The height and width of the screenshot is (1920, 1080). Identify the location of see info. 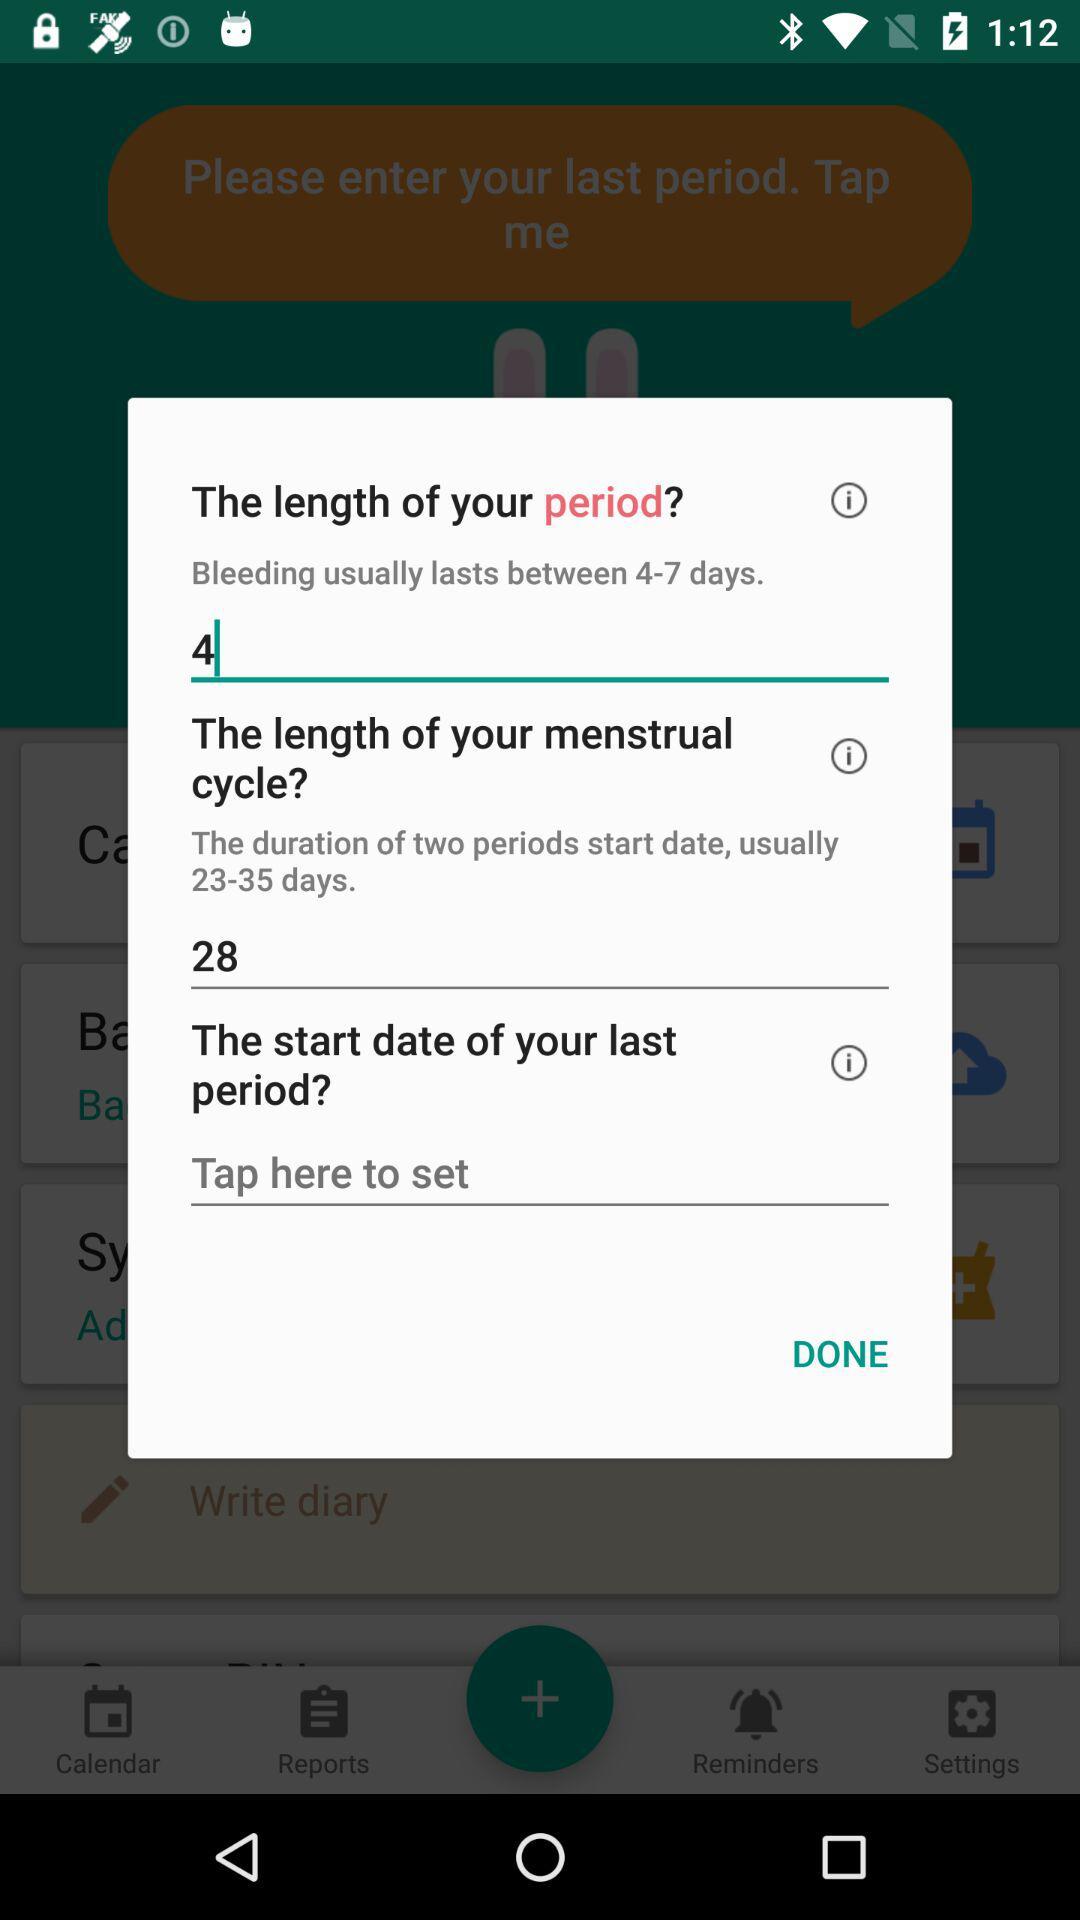
(849, 500).